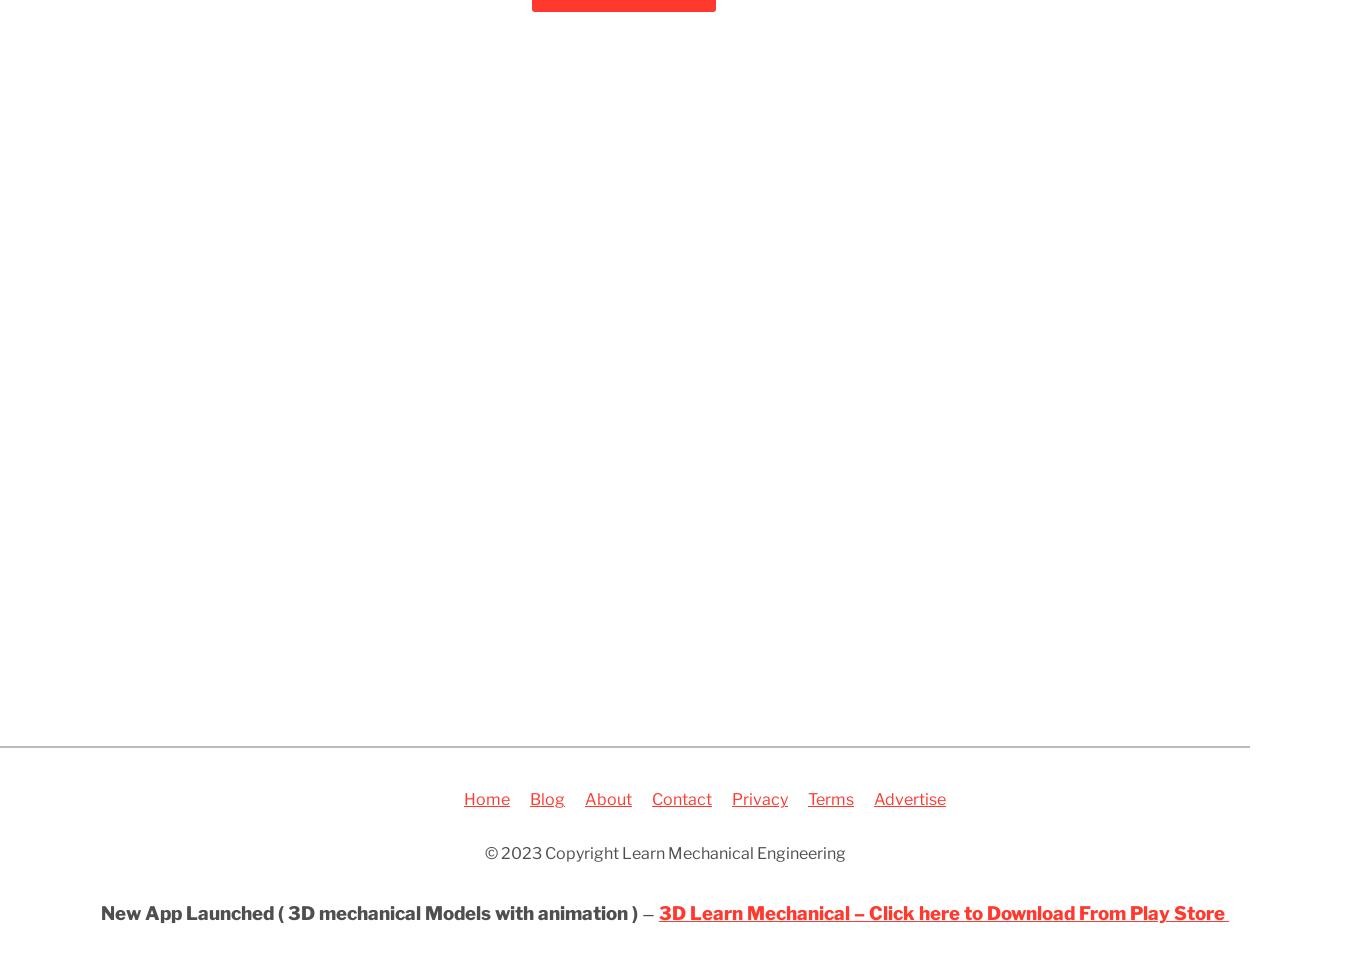 The height and width of the screenshot is (958, 1370). I want to click on '© 2023 Copyright Learn Mechanical Engineering', so click(663, 852).